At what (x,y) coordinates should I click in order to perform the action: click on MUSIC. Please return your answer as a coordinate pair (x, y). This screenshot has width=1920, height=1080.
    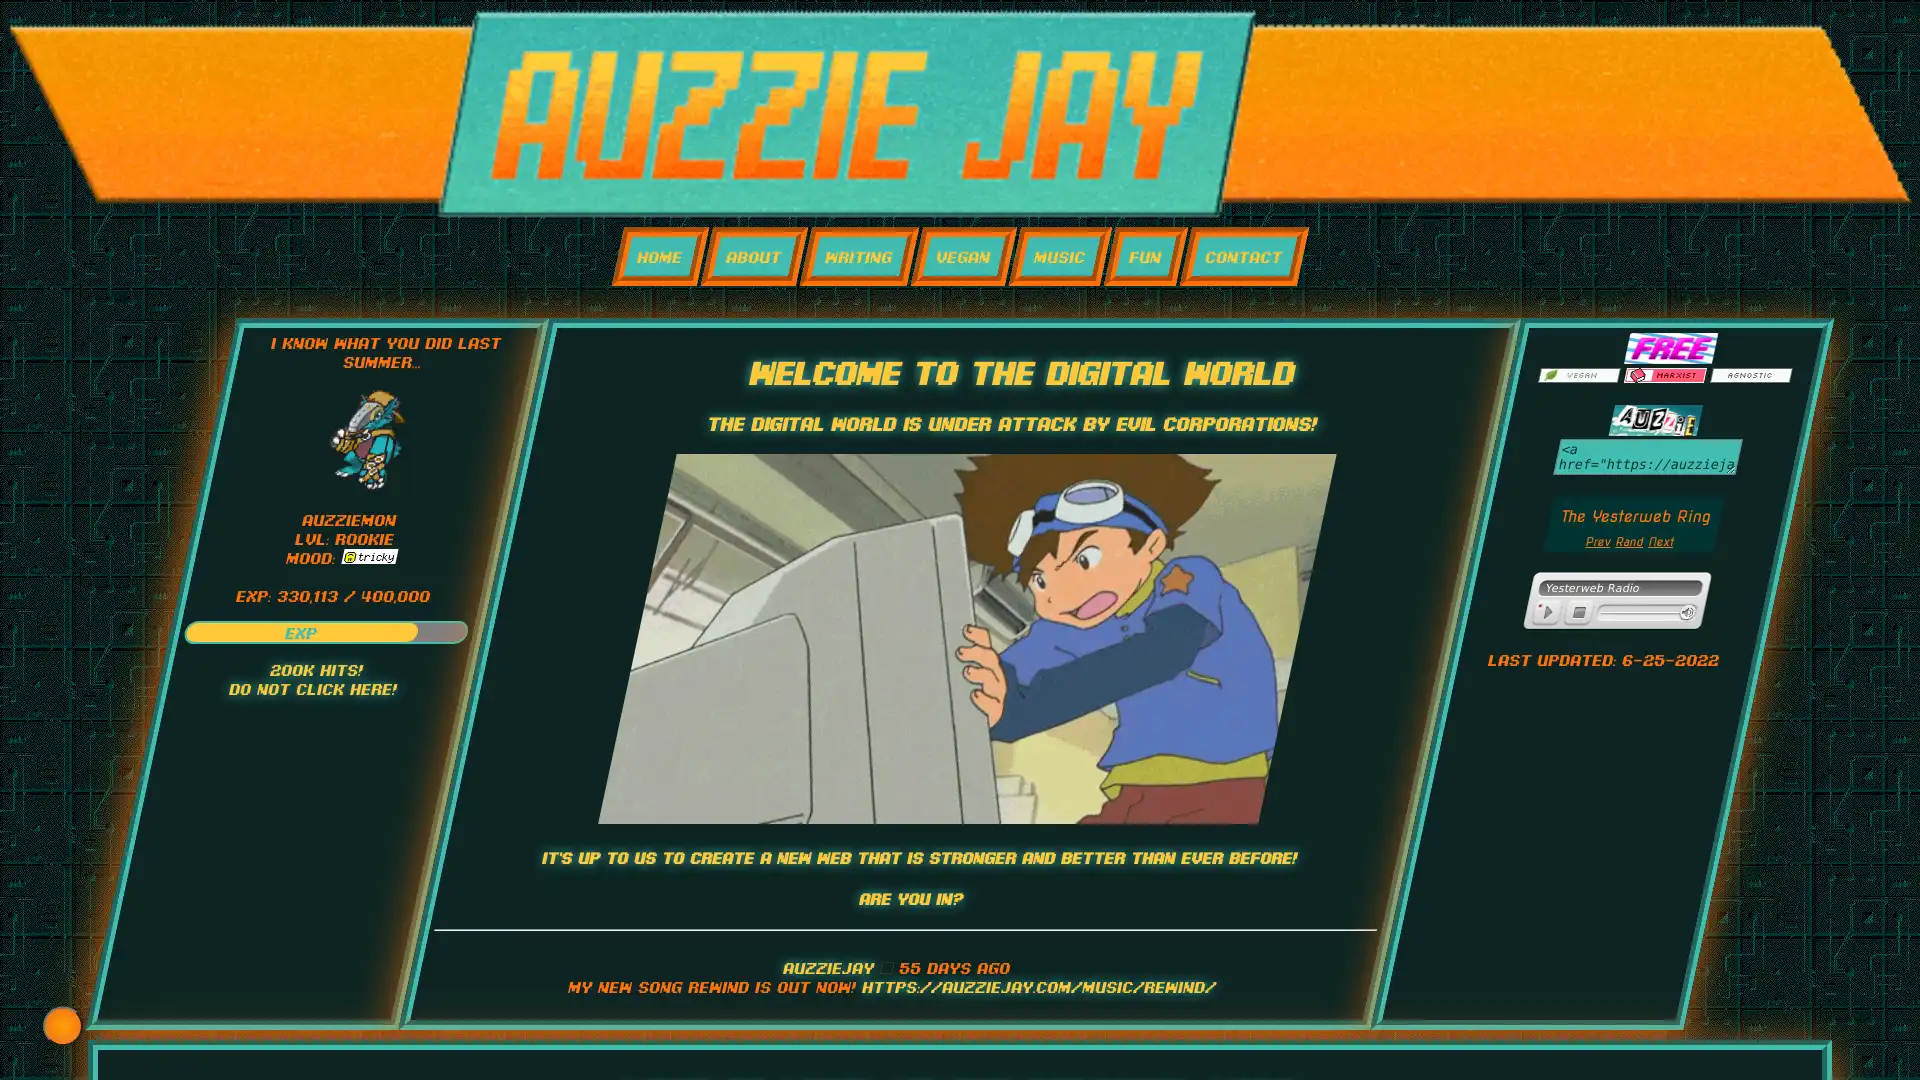
    Looking at the image, I should click on (1058, 255).